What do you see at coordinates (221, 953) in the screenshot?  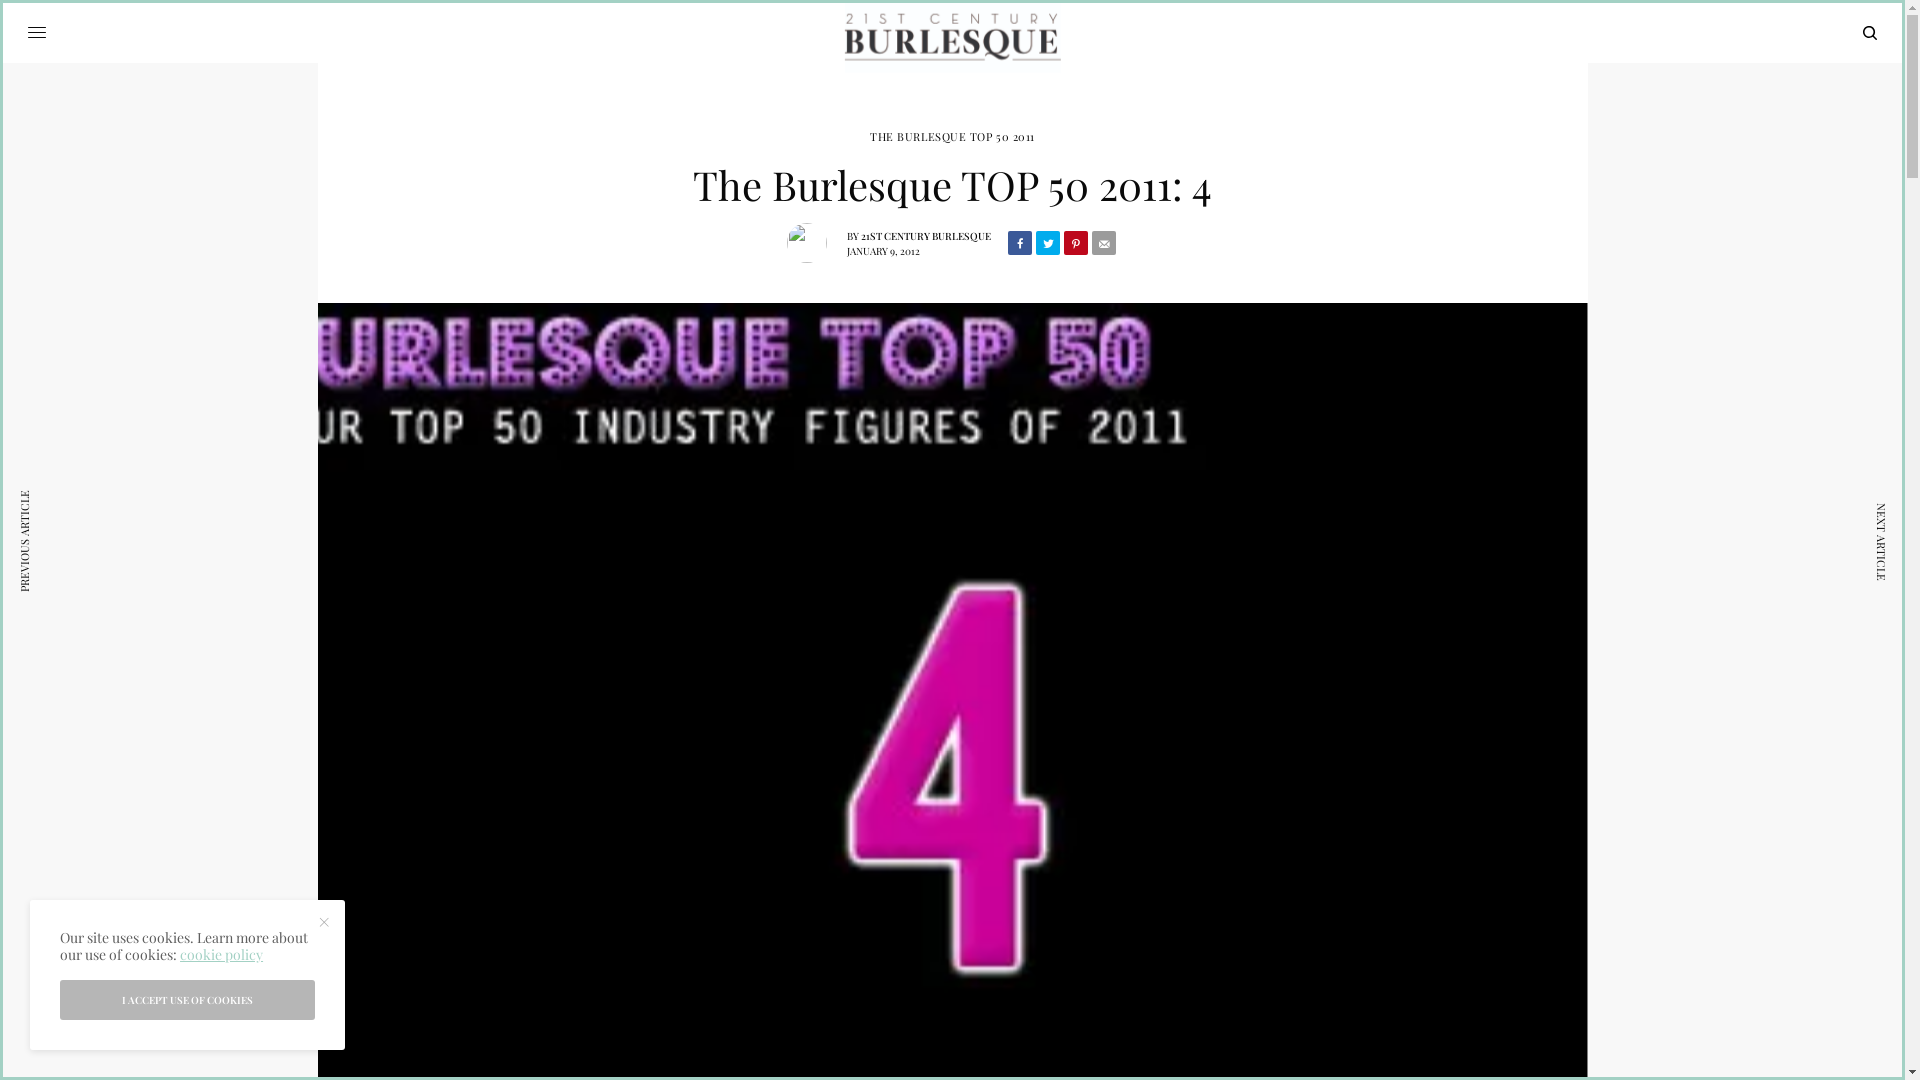 I see `'cookie policy'` at bounding box center [221, 953].